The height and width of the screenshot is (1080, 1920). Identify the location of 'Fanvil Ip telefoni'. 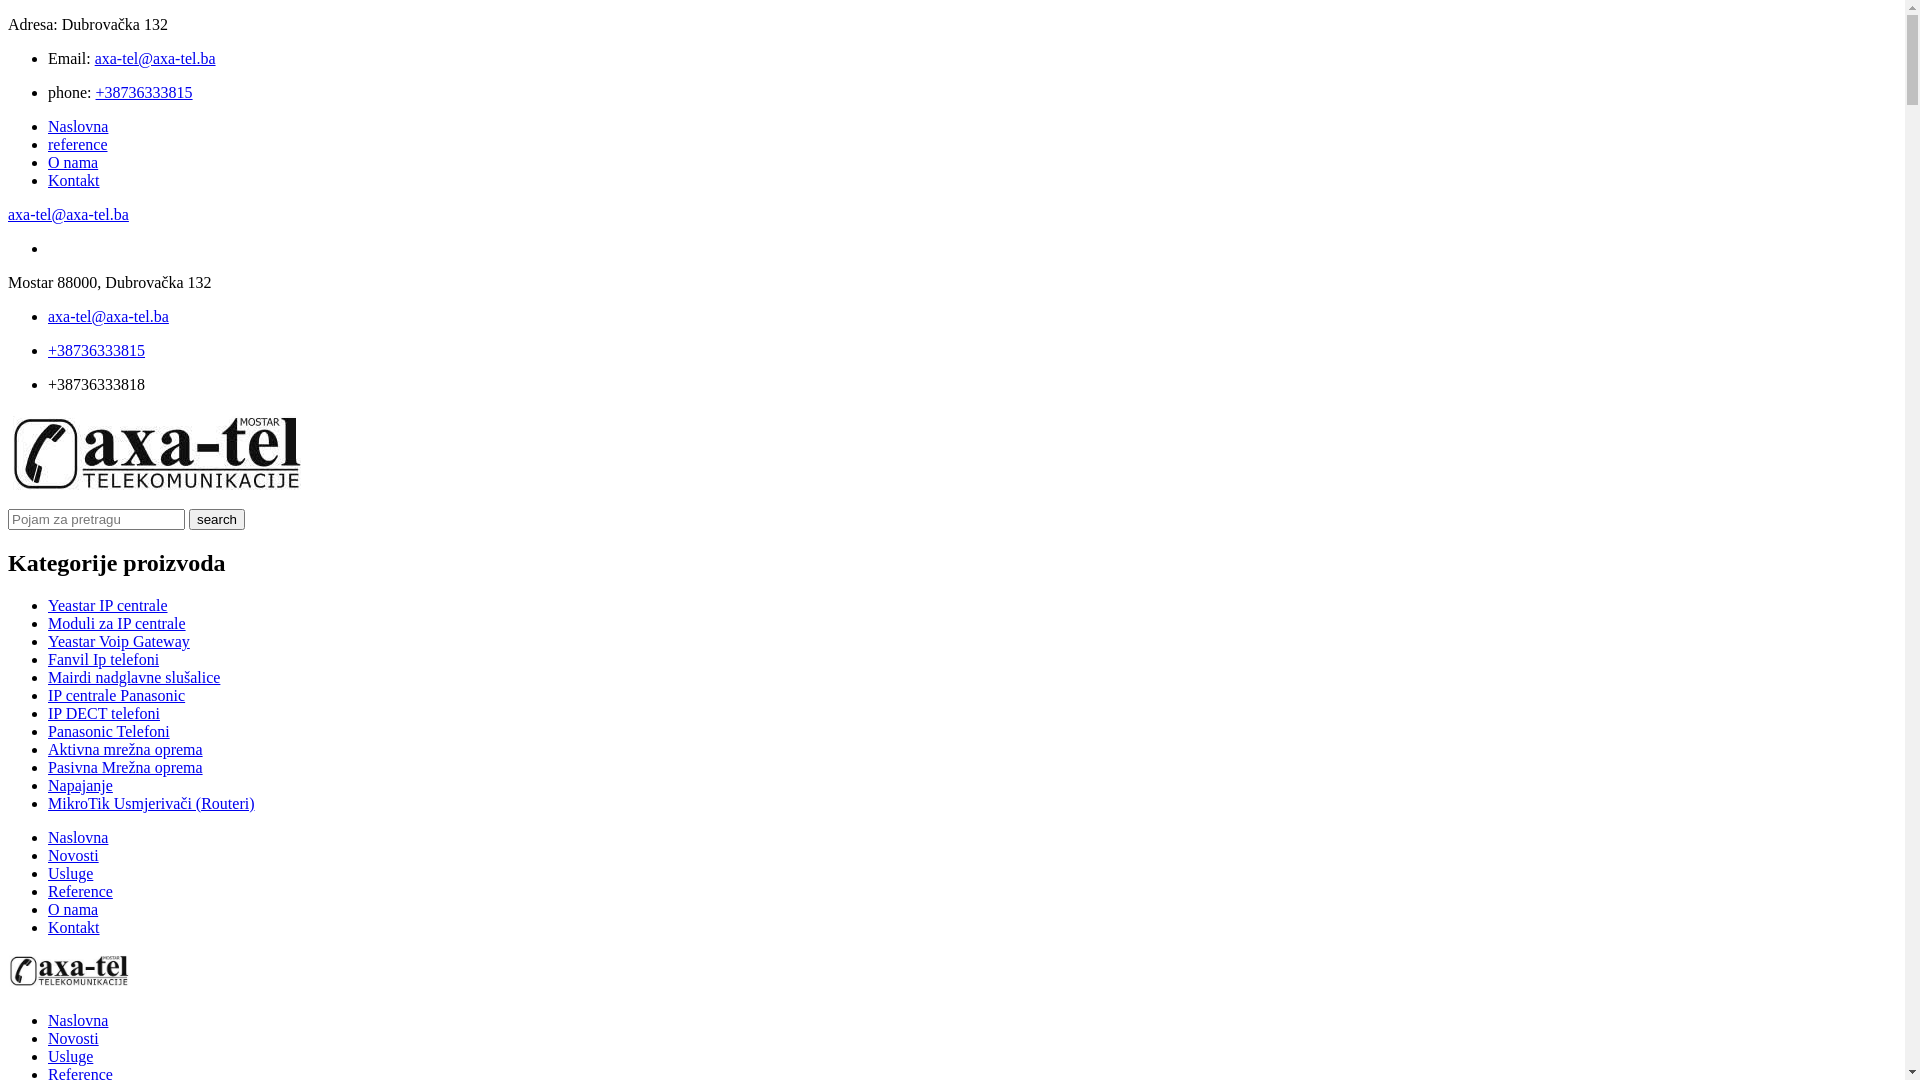
(102, 659).